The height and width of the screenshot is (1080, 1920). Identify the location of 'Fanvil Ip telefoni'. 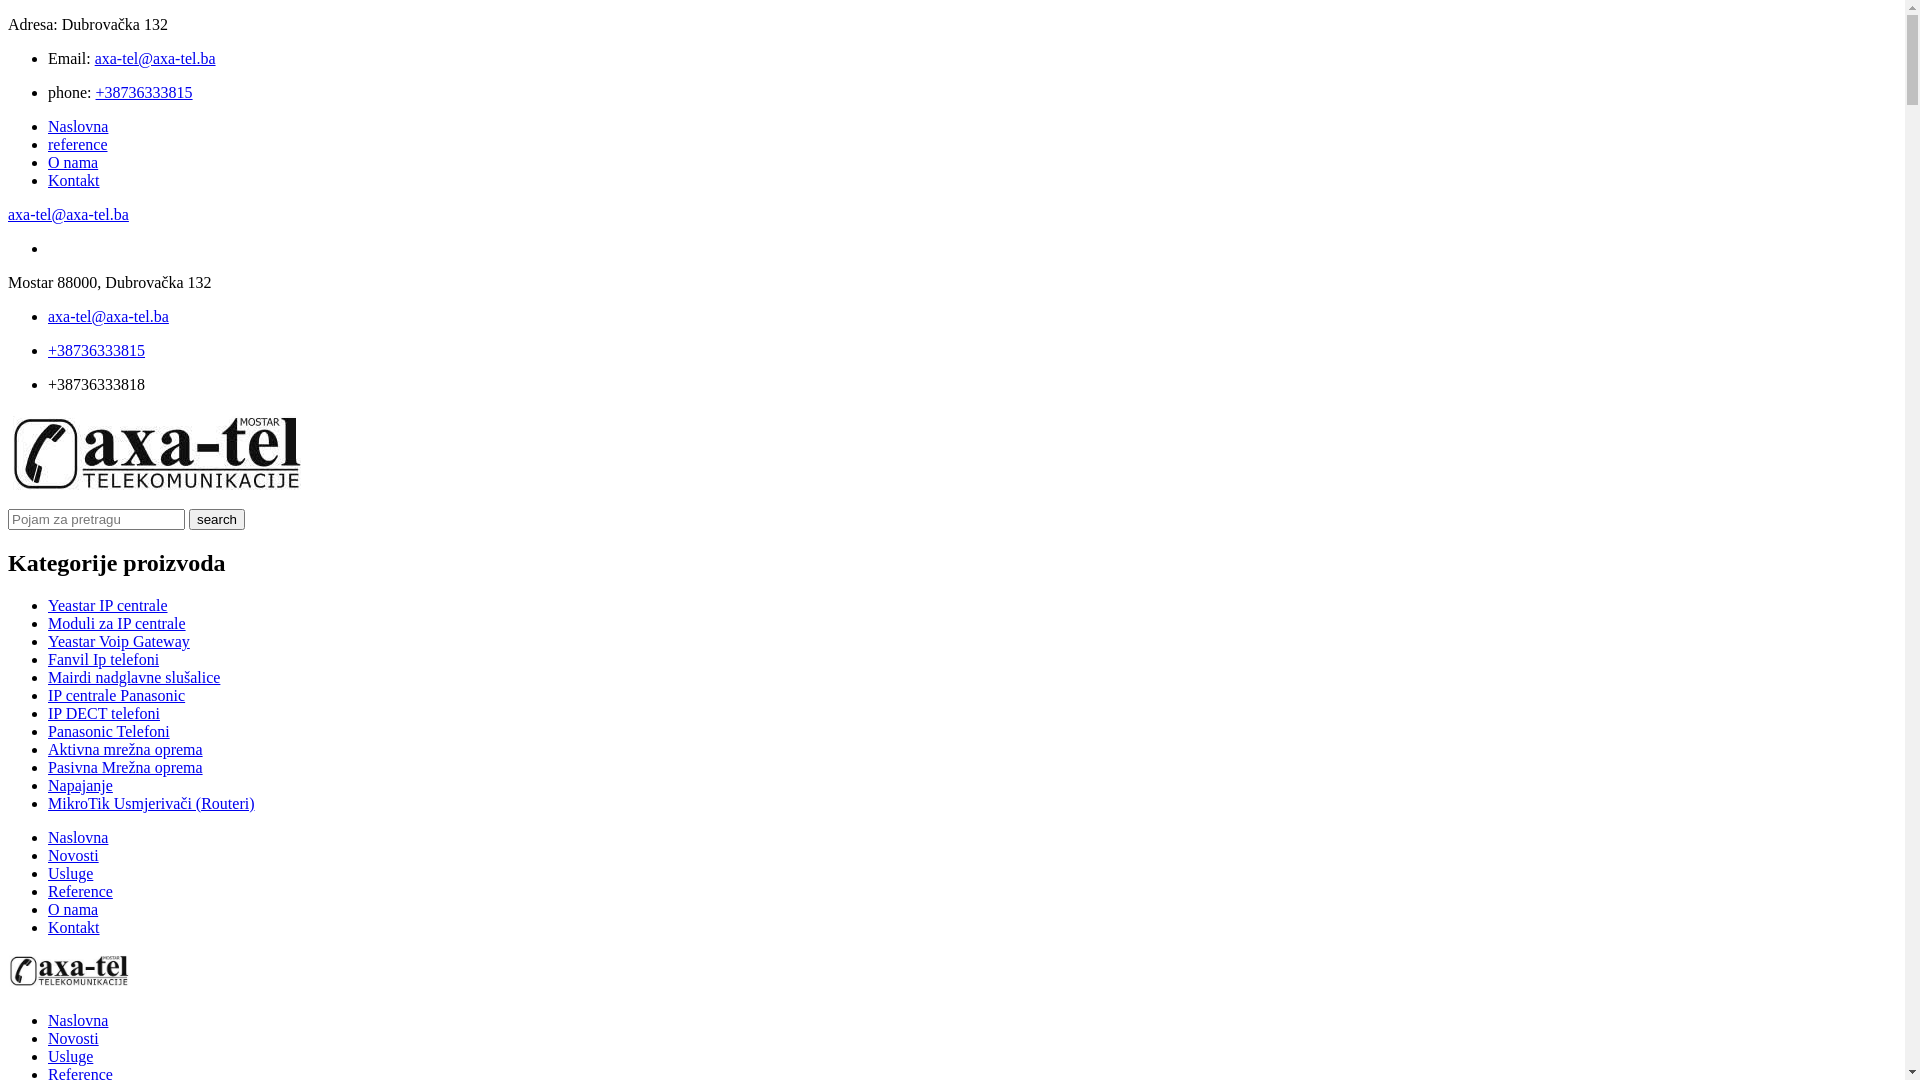
(102, 659).